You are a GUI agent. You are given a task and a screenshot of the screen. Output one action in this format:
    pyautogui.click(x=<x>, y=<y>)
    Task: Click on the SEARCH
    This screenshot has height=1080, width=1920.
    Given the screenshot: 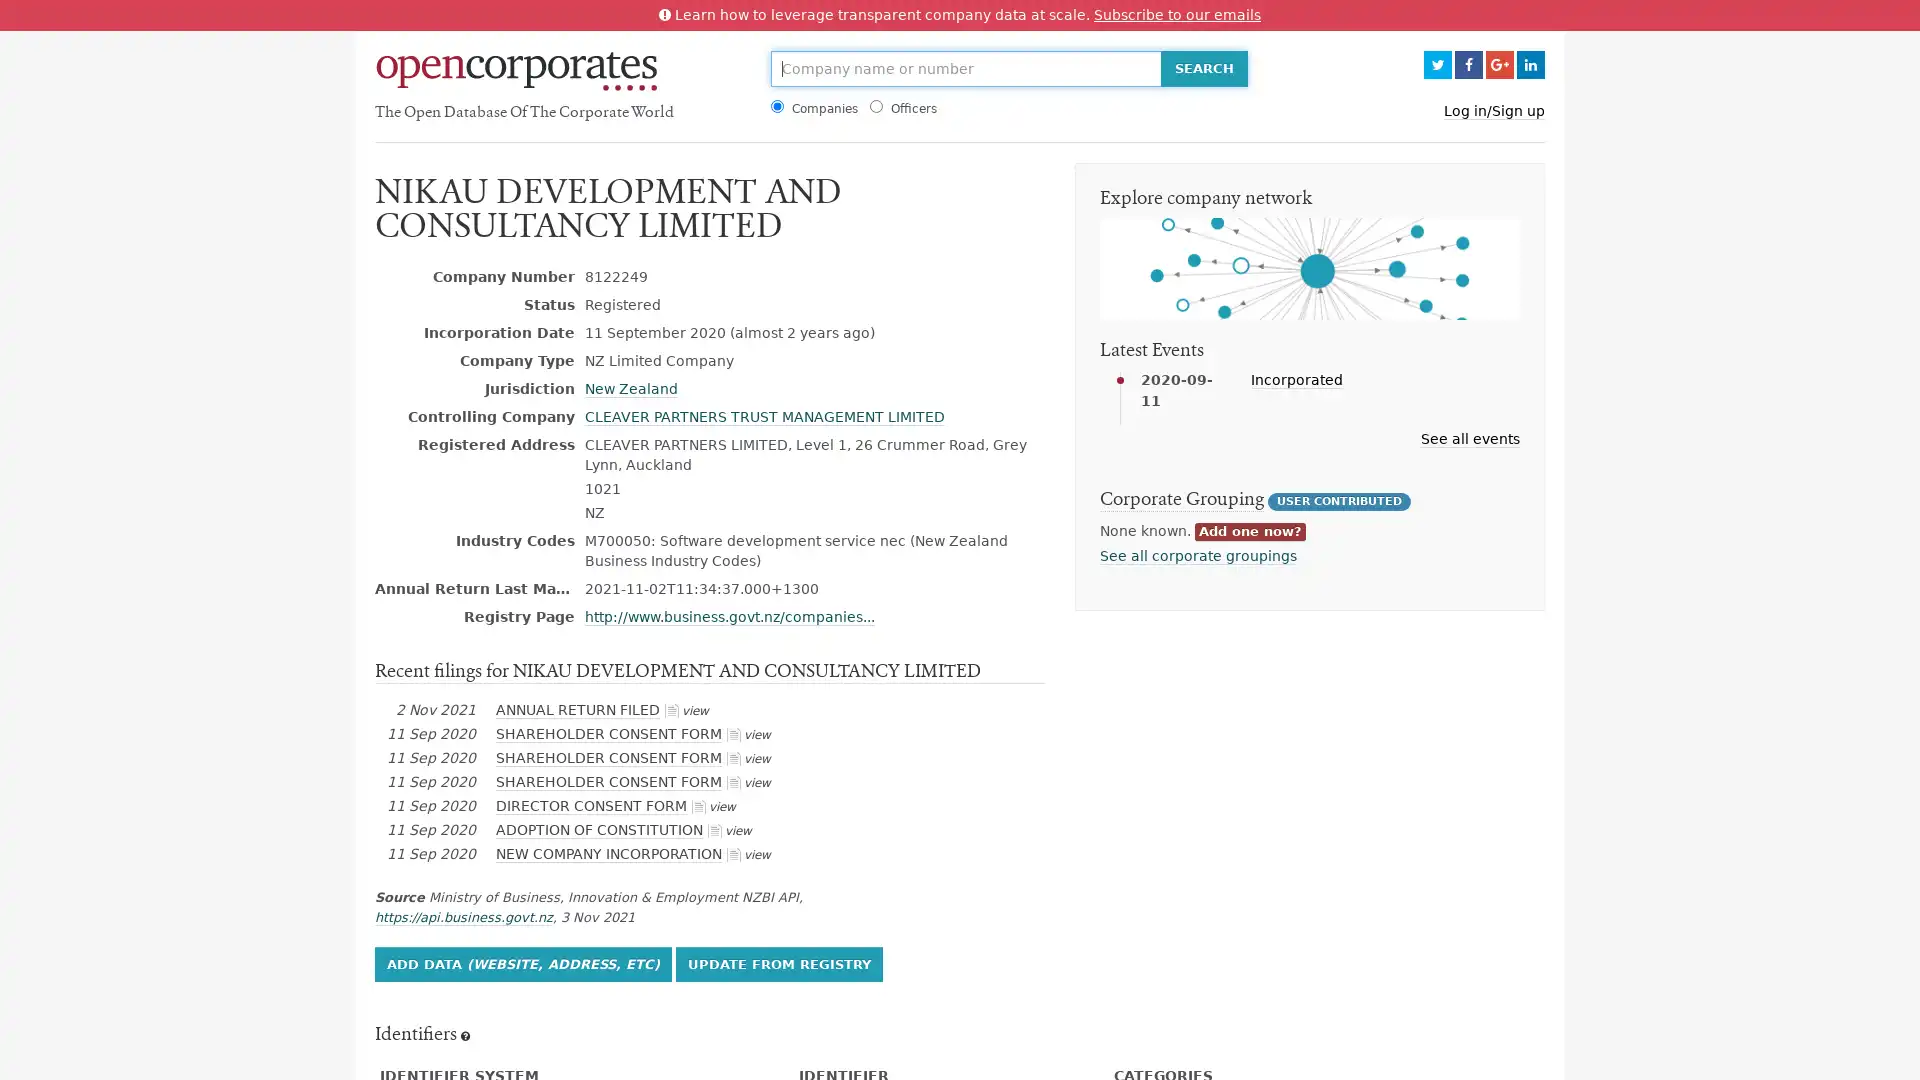 What is the action you would take?
    pyautogui.click(x=1202, y=68)
    